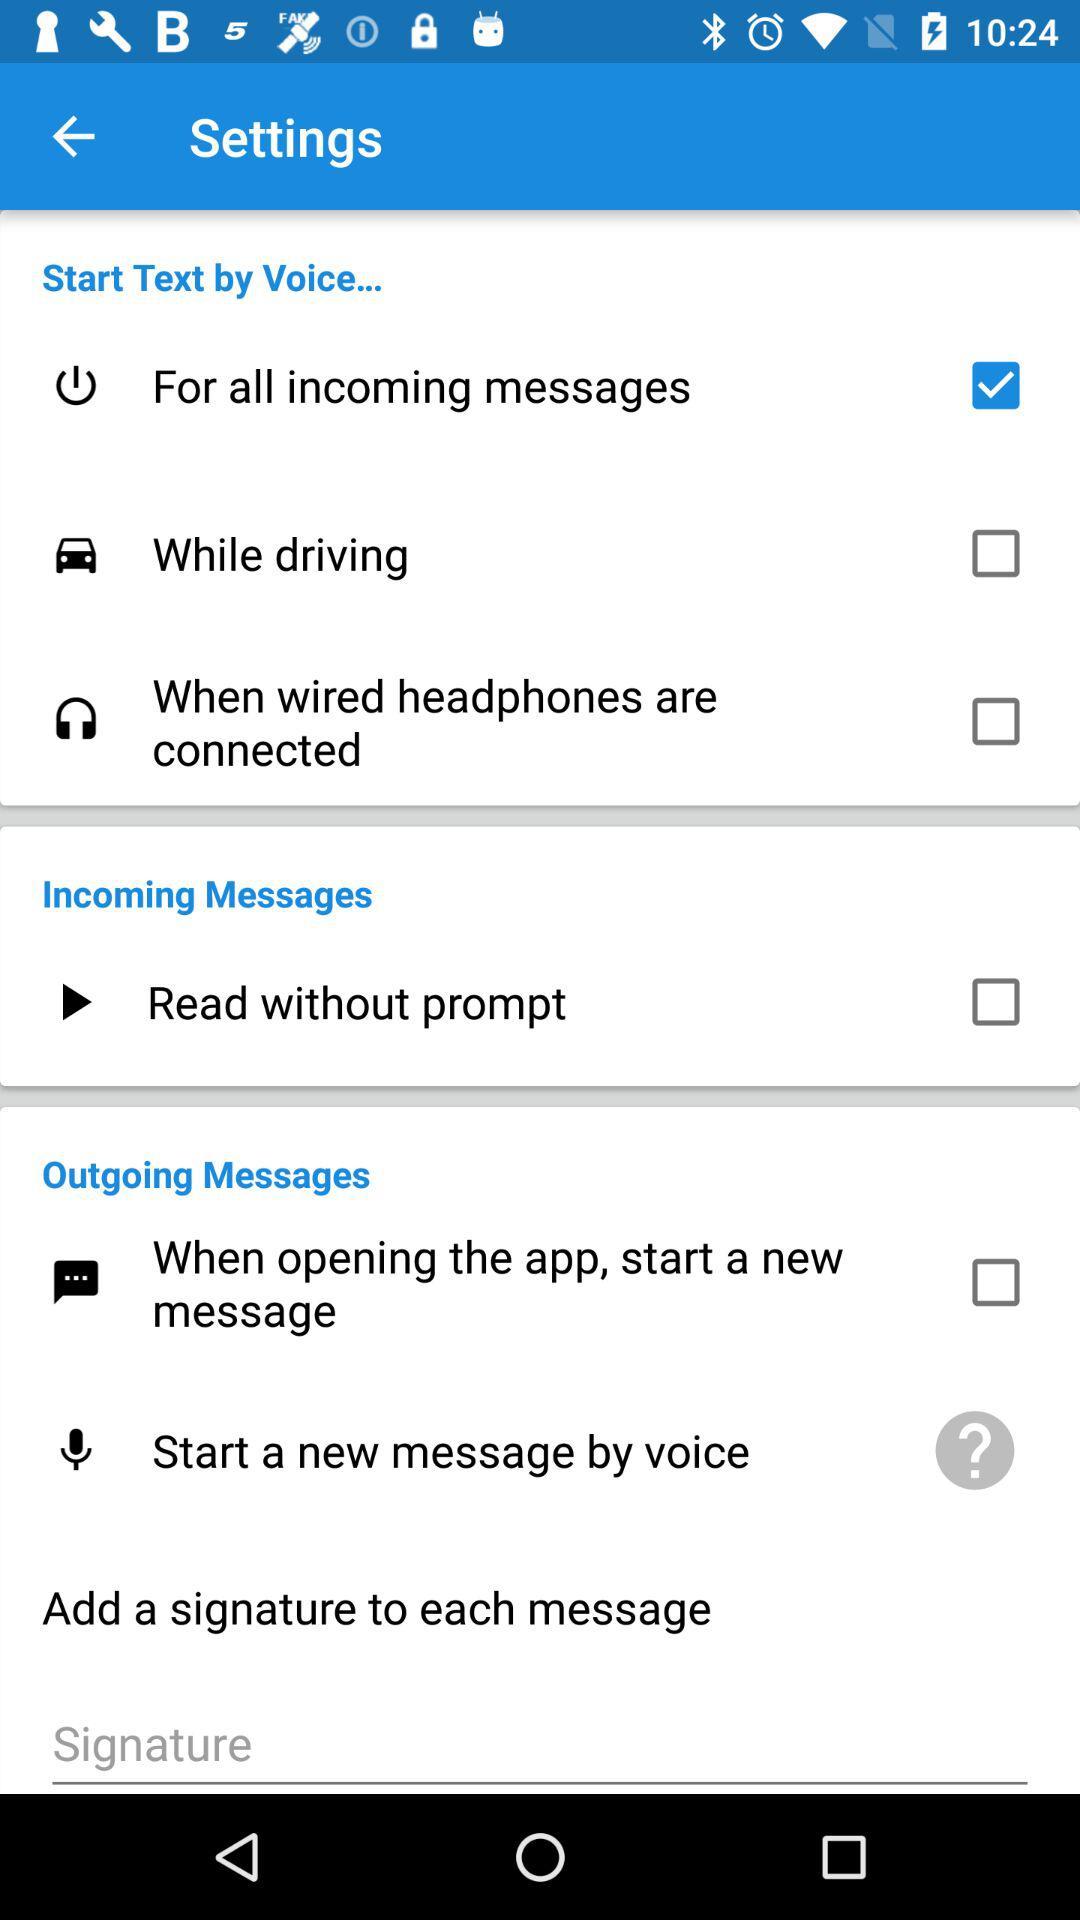 Image resolution: width=1080 pixels, height=1920 pixels. What do you see at coordinates (72, 135) in the screenshot?
I see `the item above the start text by item` at bounding box center [72, 135].